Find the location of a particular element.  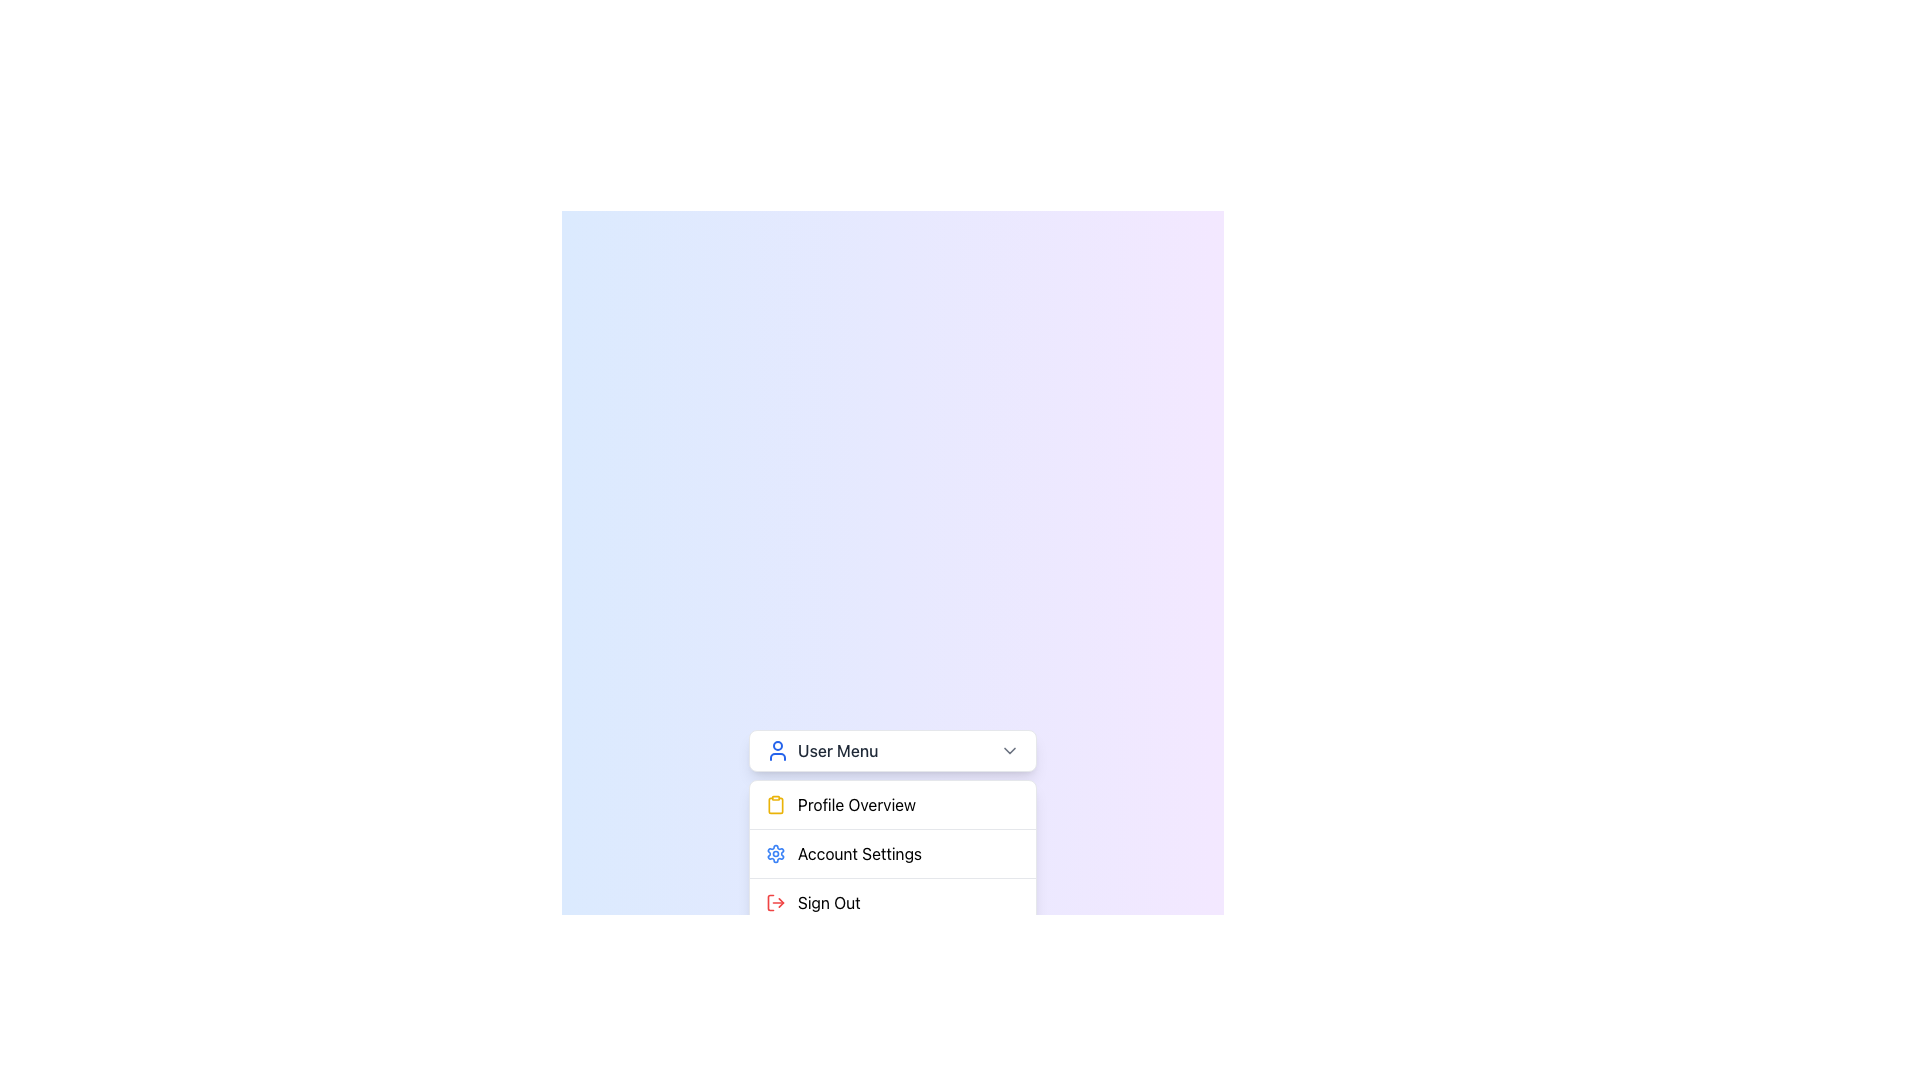

the 'Profile Overview' menu item, which is the first item in the vertical 'User Menu' list is located at coordinates (891, 804).